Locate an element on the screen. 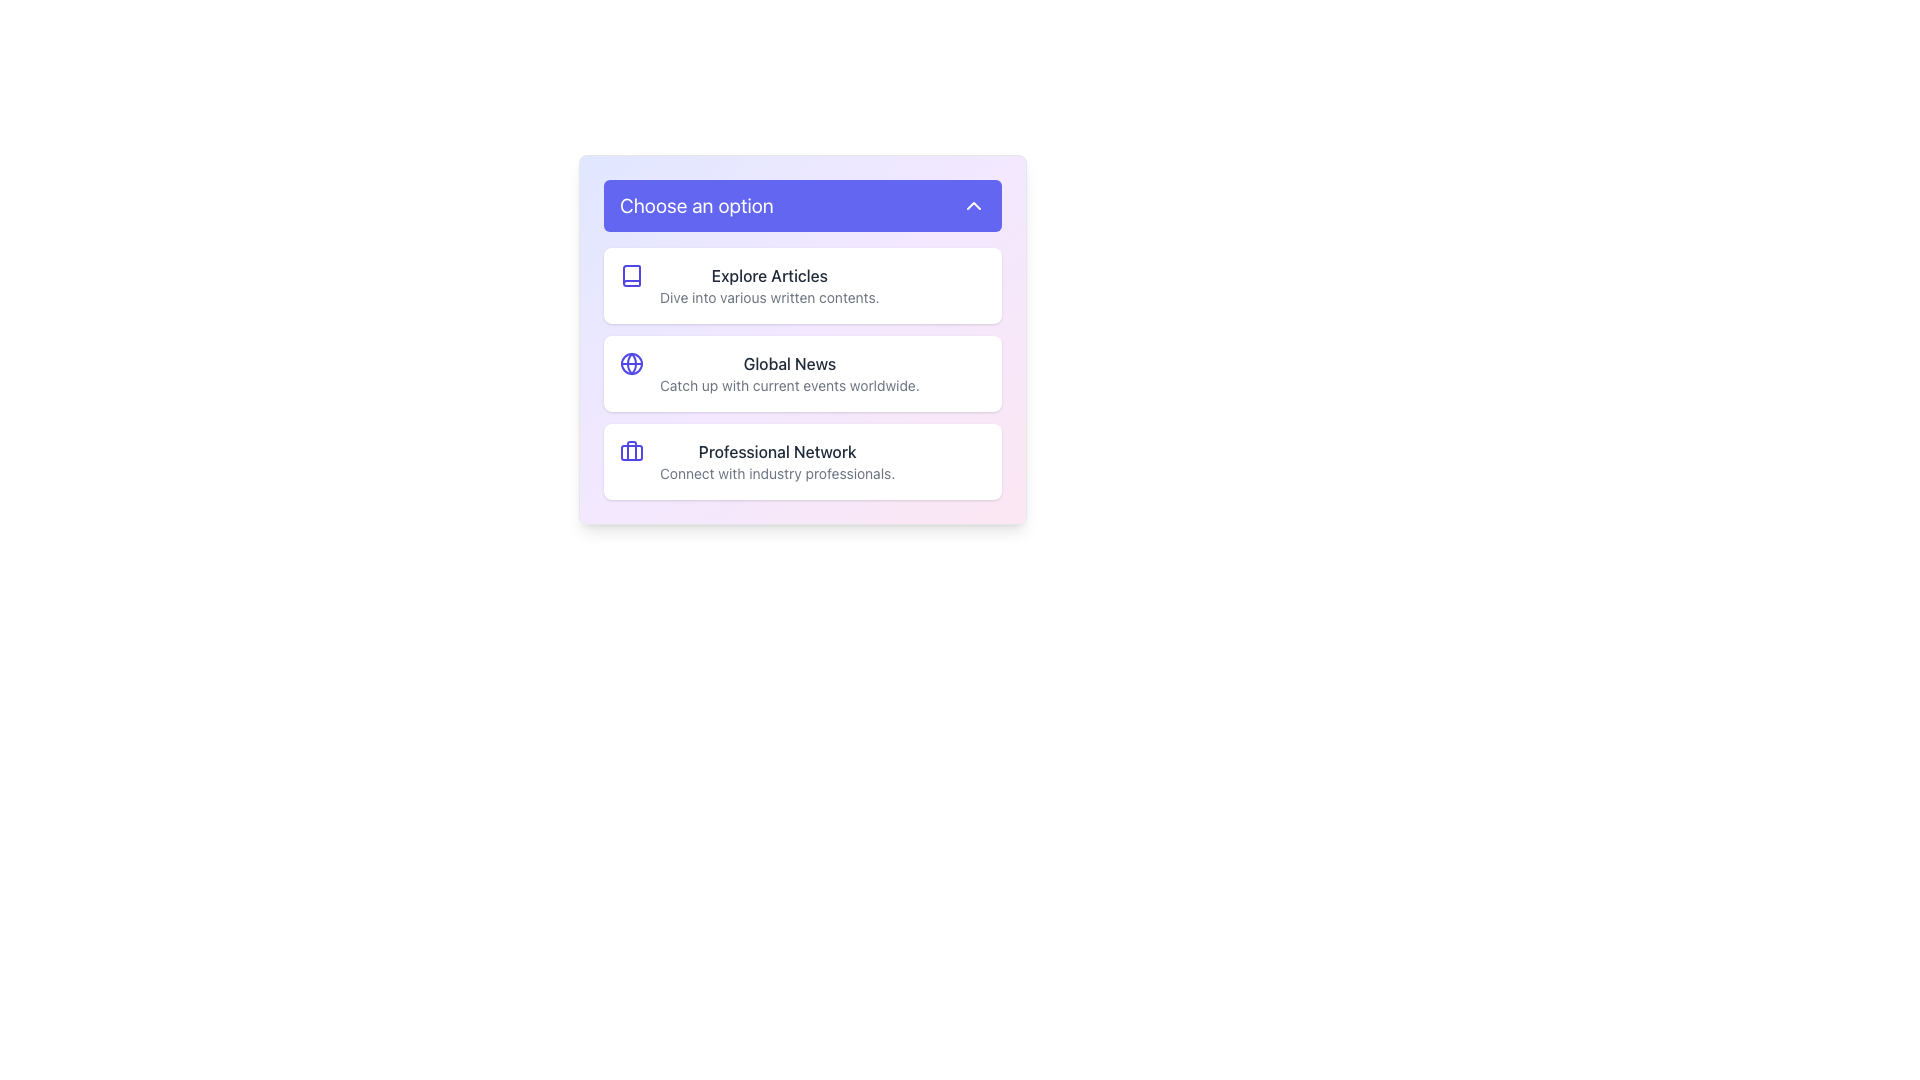  text content of the descriptive subtitle located below the 'Explore Articles' title in the upper quadrant of the menu box is located at coordinates (768, 297).